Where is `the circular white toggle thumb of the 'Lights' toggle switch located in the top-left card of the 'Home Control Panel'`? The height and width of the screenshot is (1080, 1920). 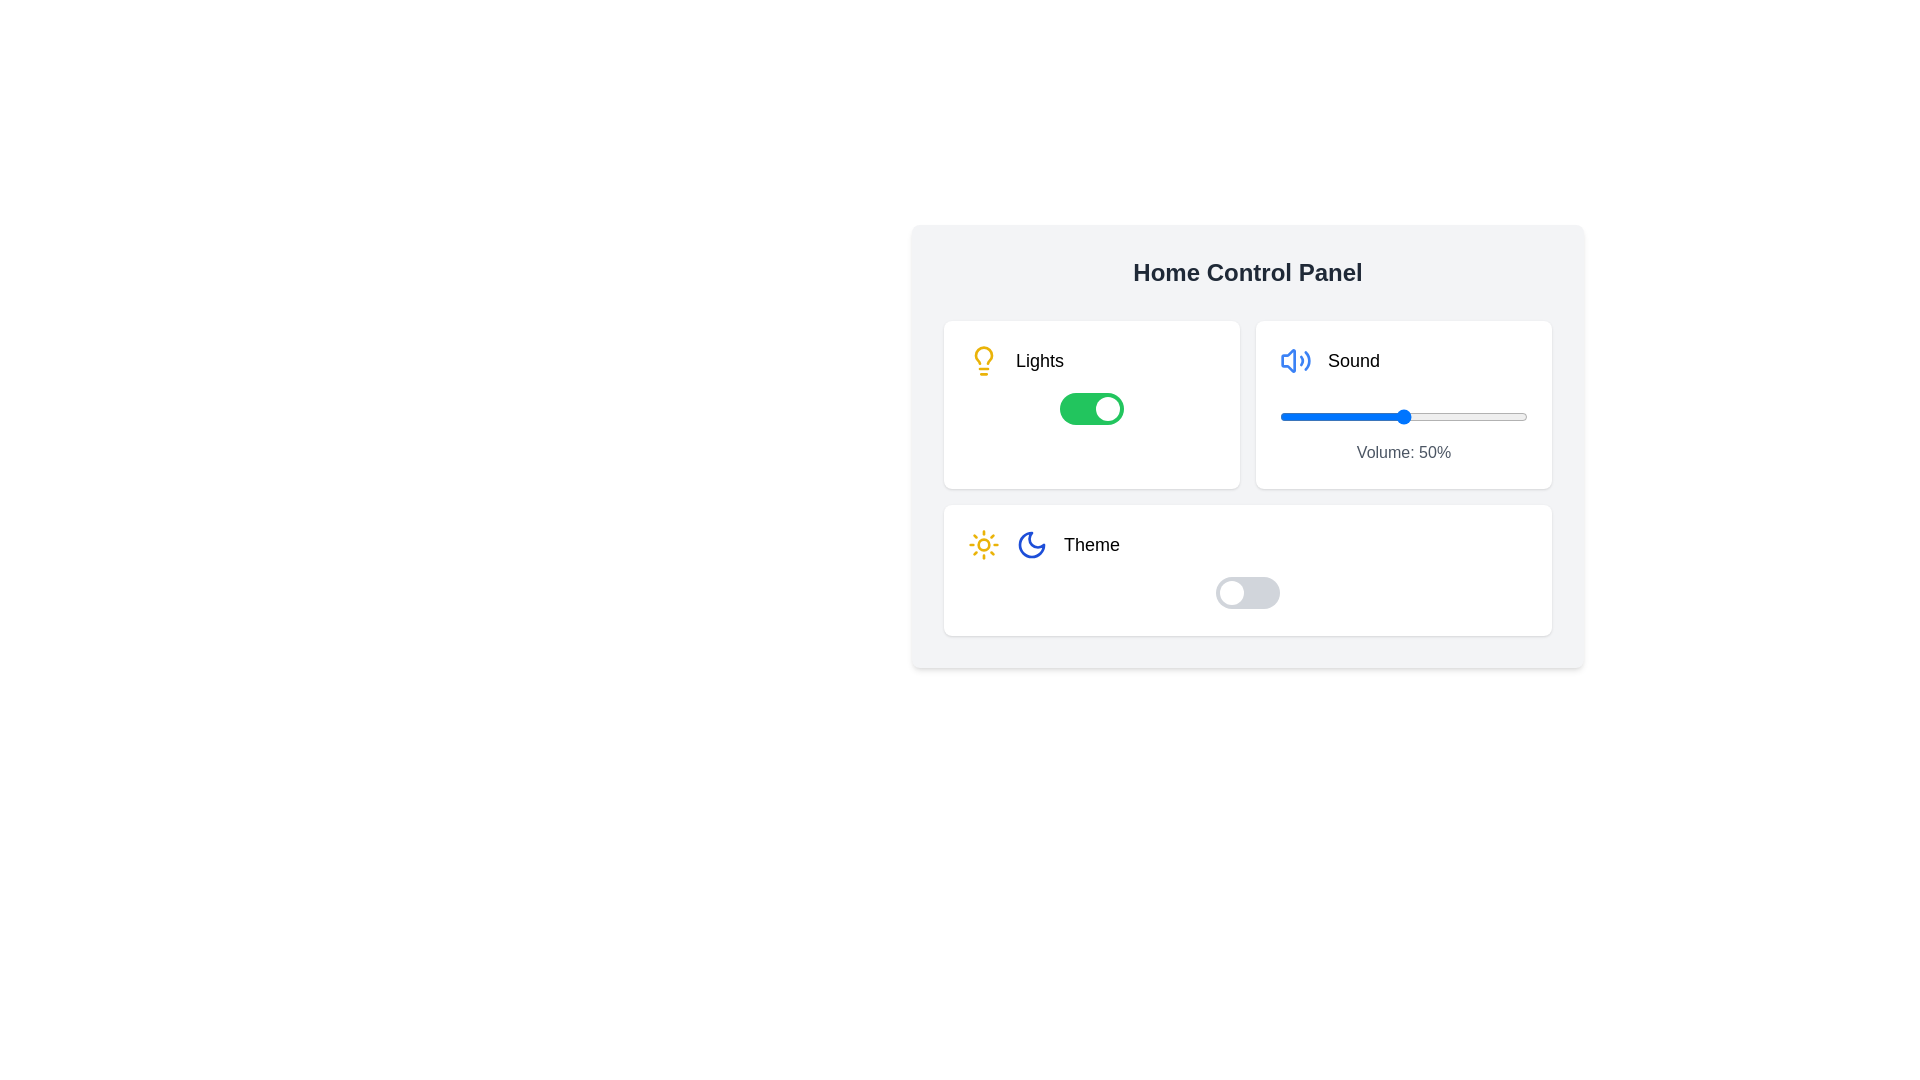
the circular white toggle thumb of the 'Lights' toggle switch located in the top-left card of the 'Home Control Panel' is located at coordinates (1107, 407).